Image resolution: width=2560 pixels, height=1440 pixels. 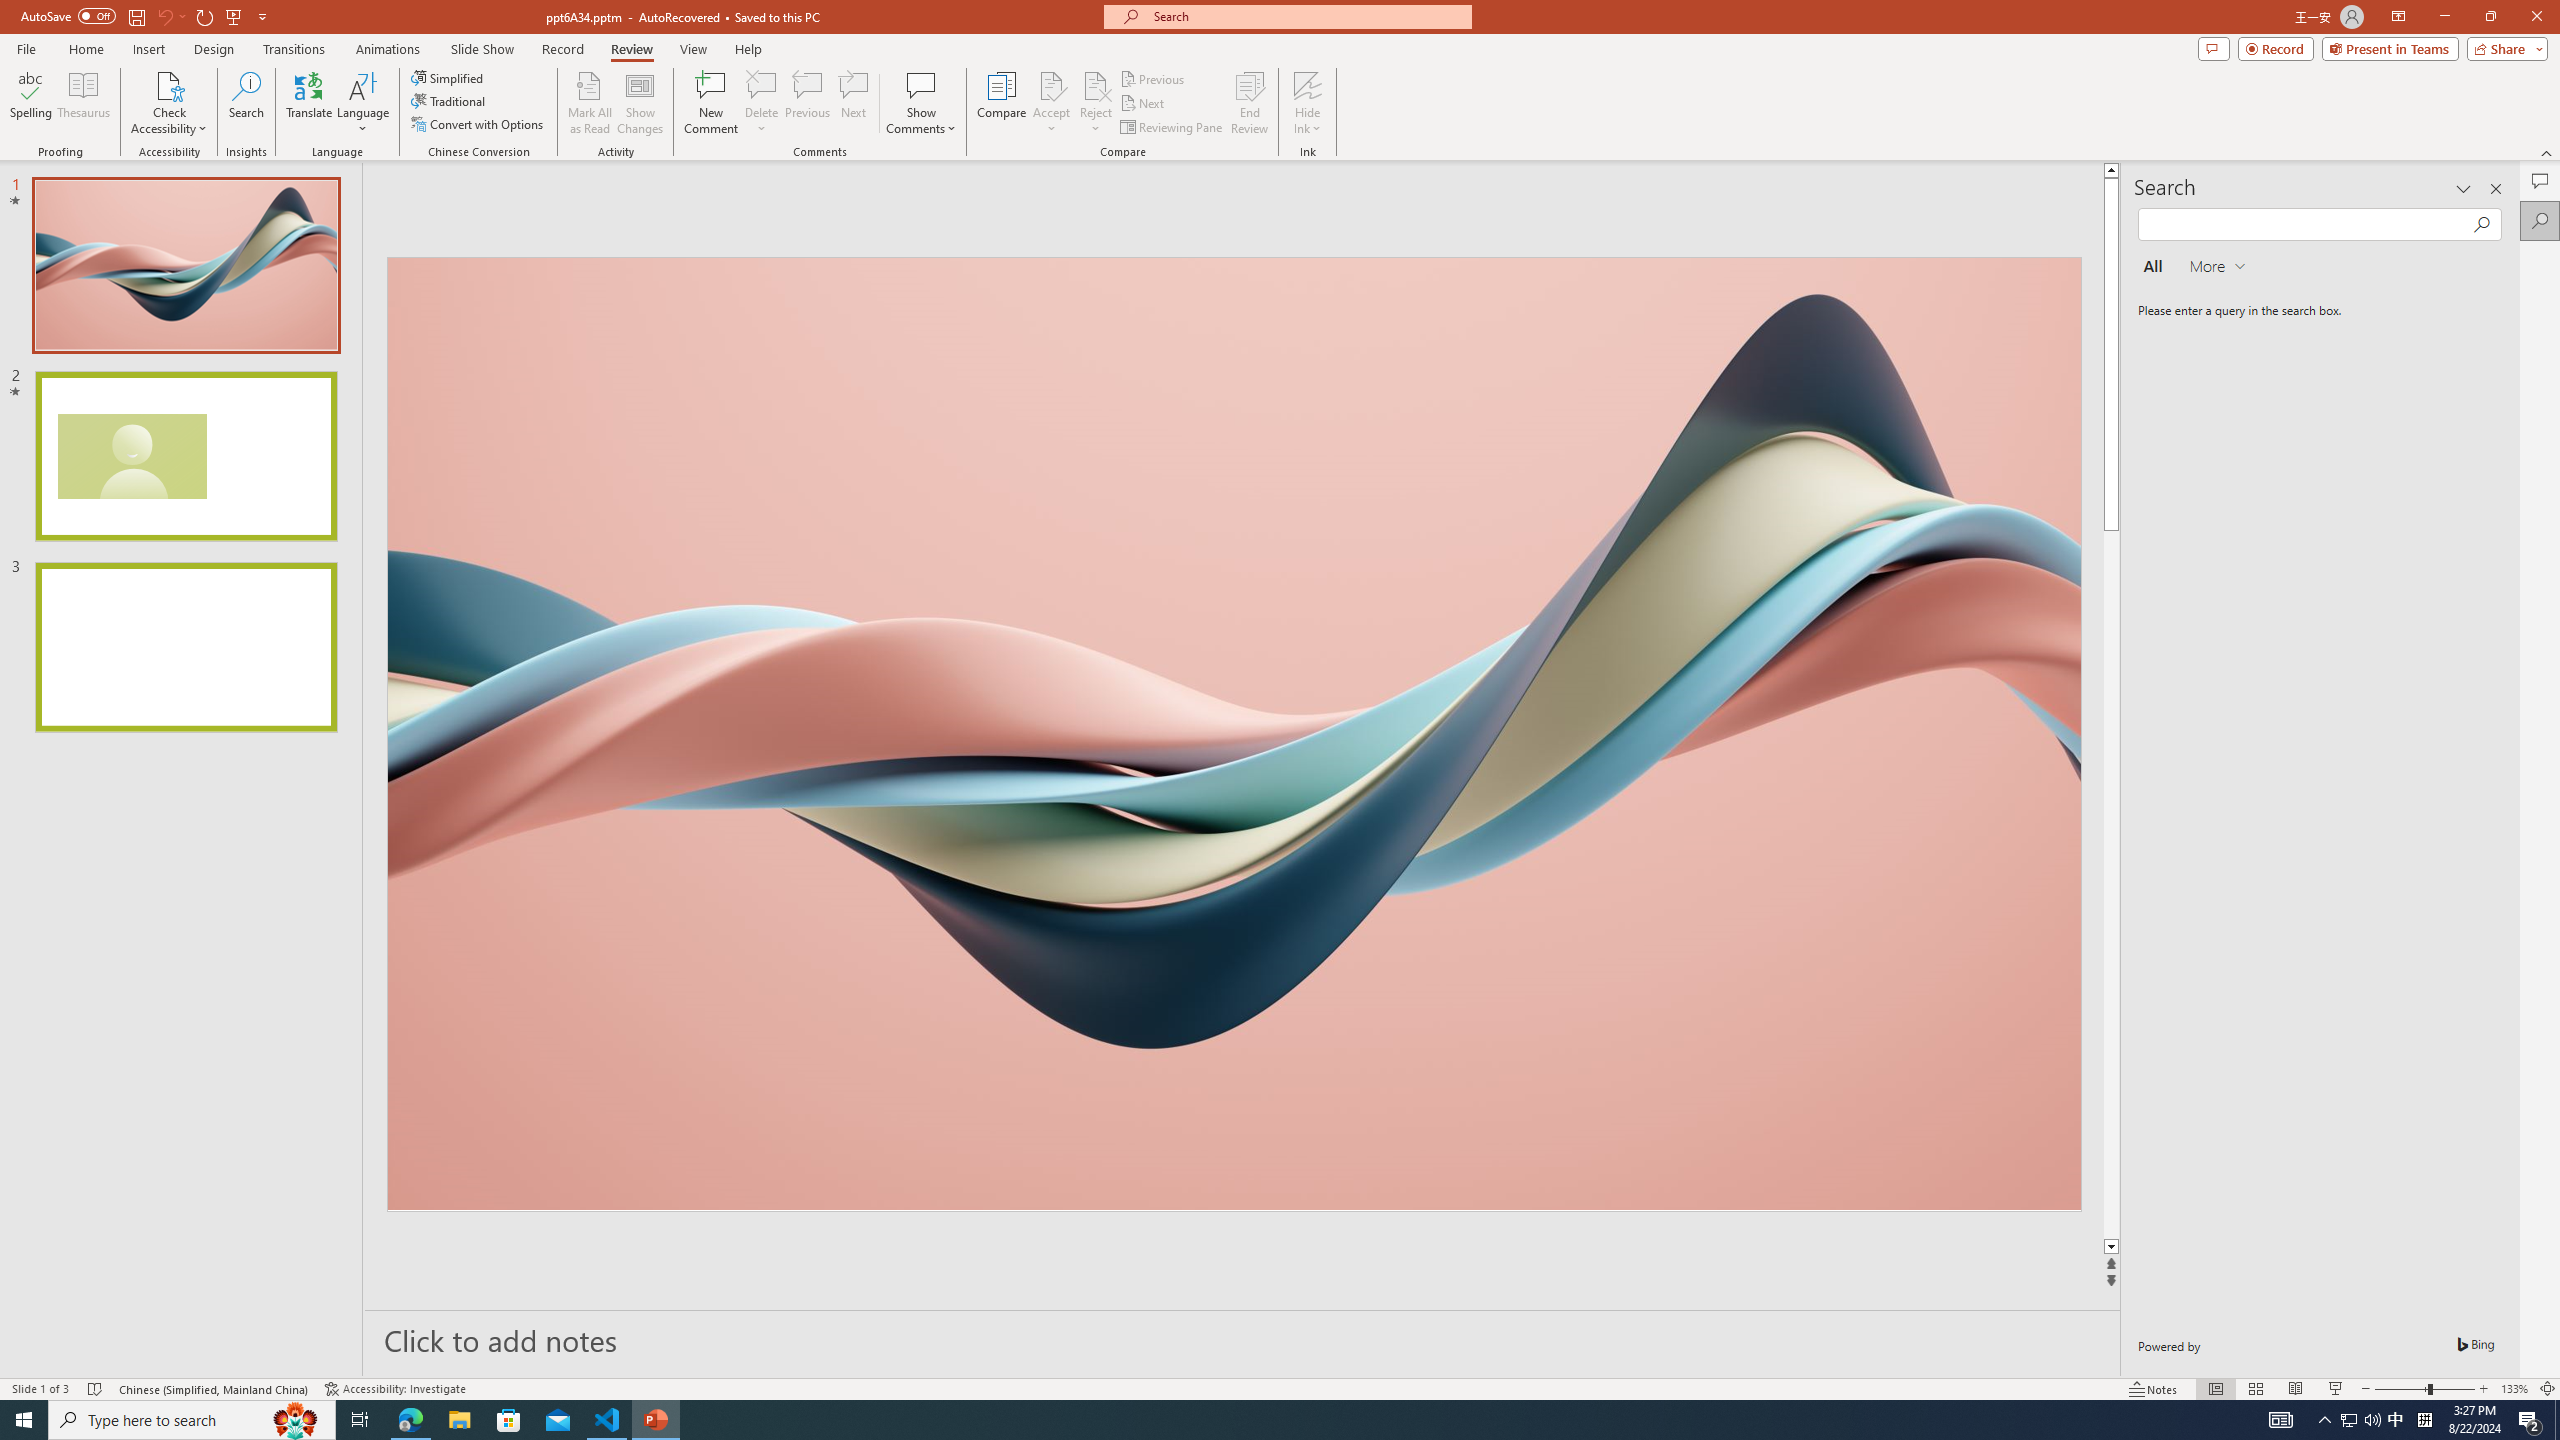 What do you see at coordinates (477, 122) in the screenshot?
I see `'Convert with Options...'` at bounding box center [477, 122].